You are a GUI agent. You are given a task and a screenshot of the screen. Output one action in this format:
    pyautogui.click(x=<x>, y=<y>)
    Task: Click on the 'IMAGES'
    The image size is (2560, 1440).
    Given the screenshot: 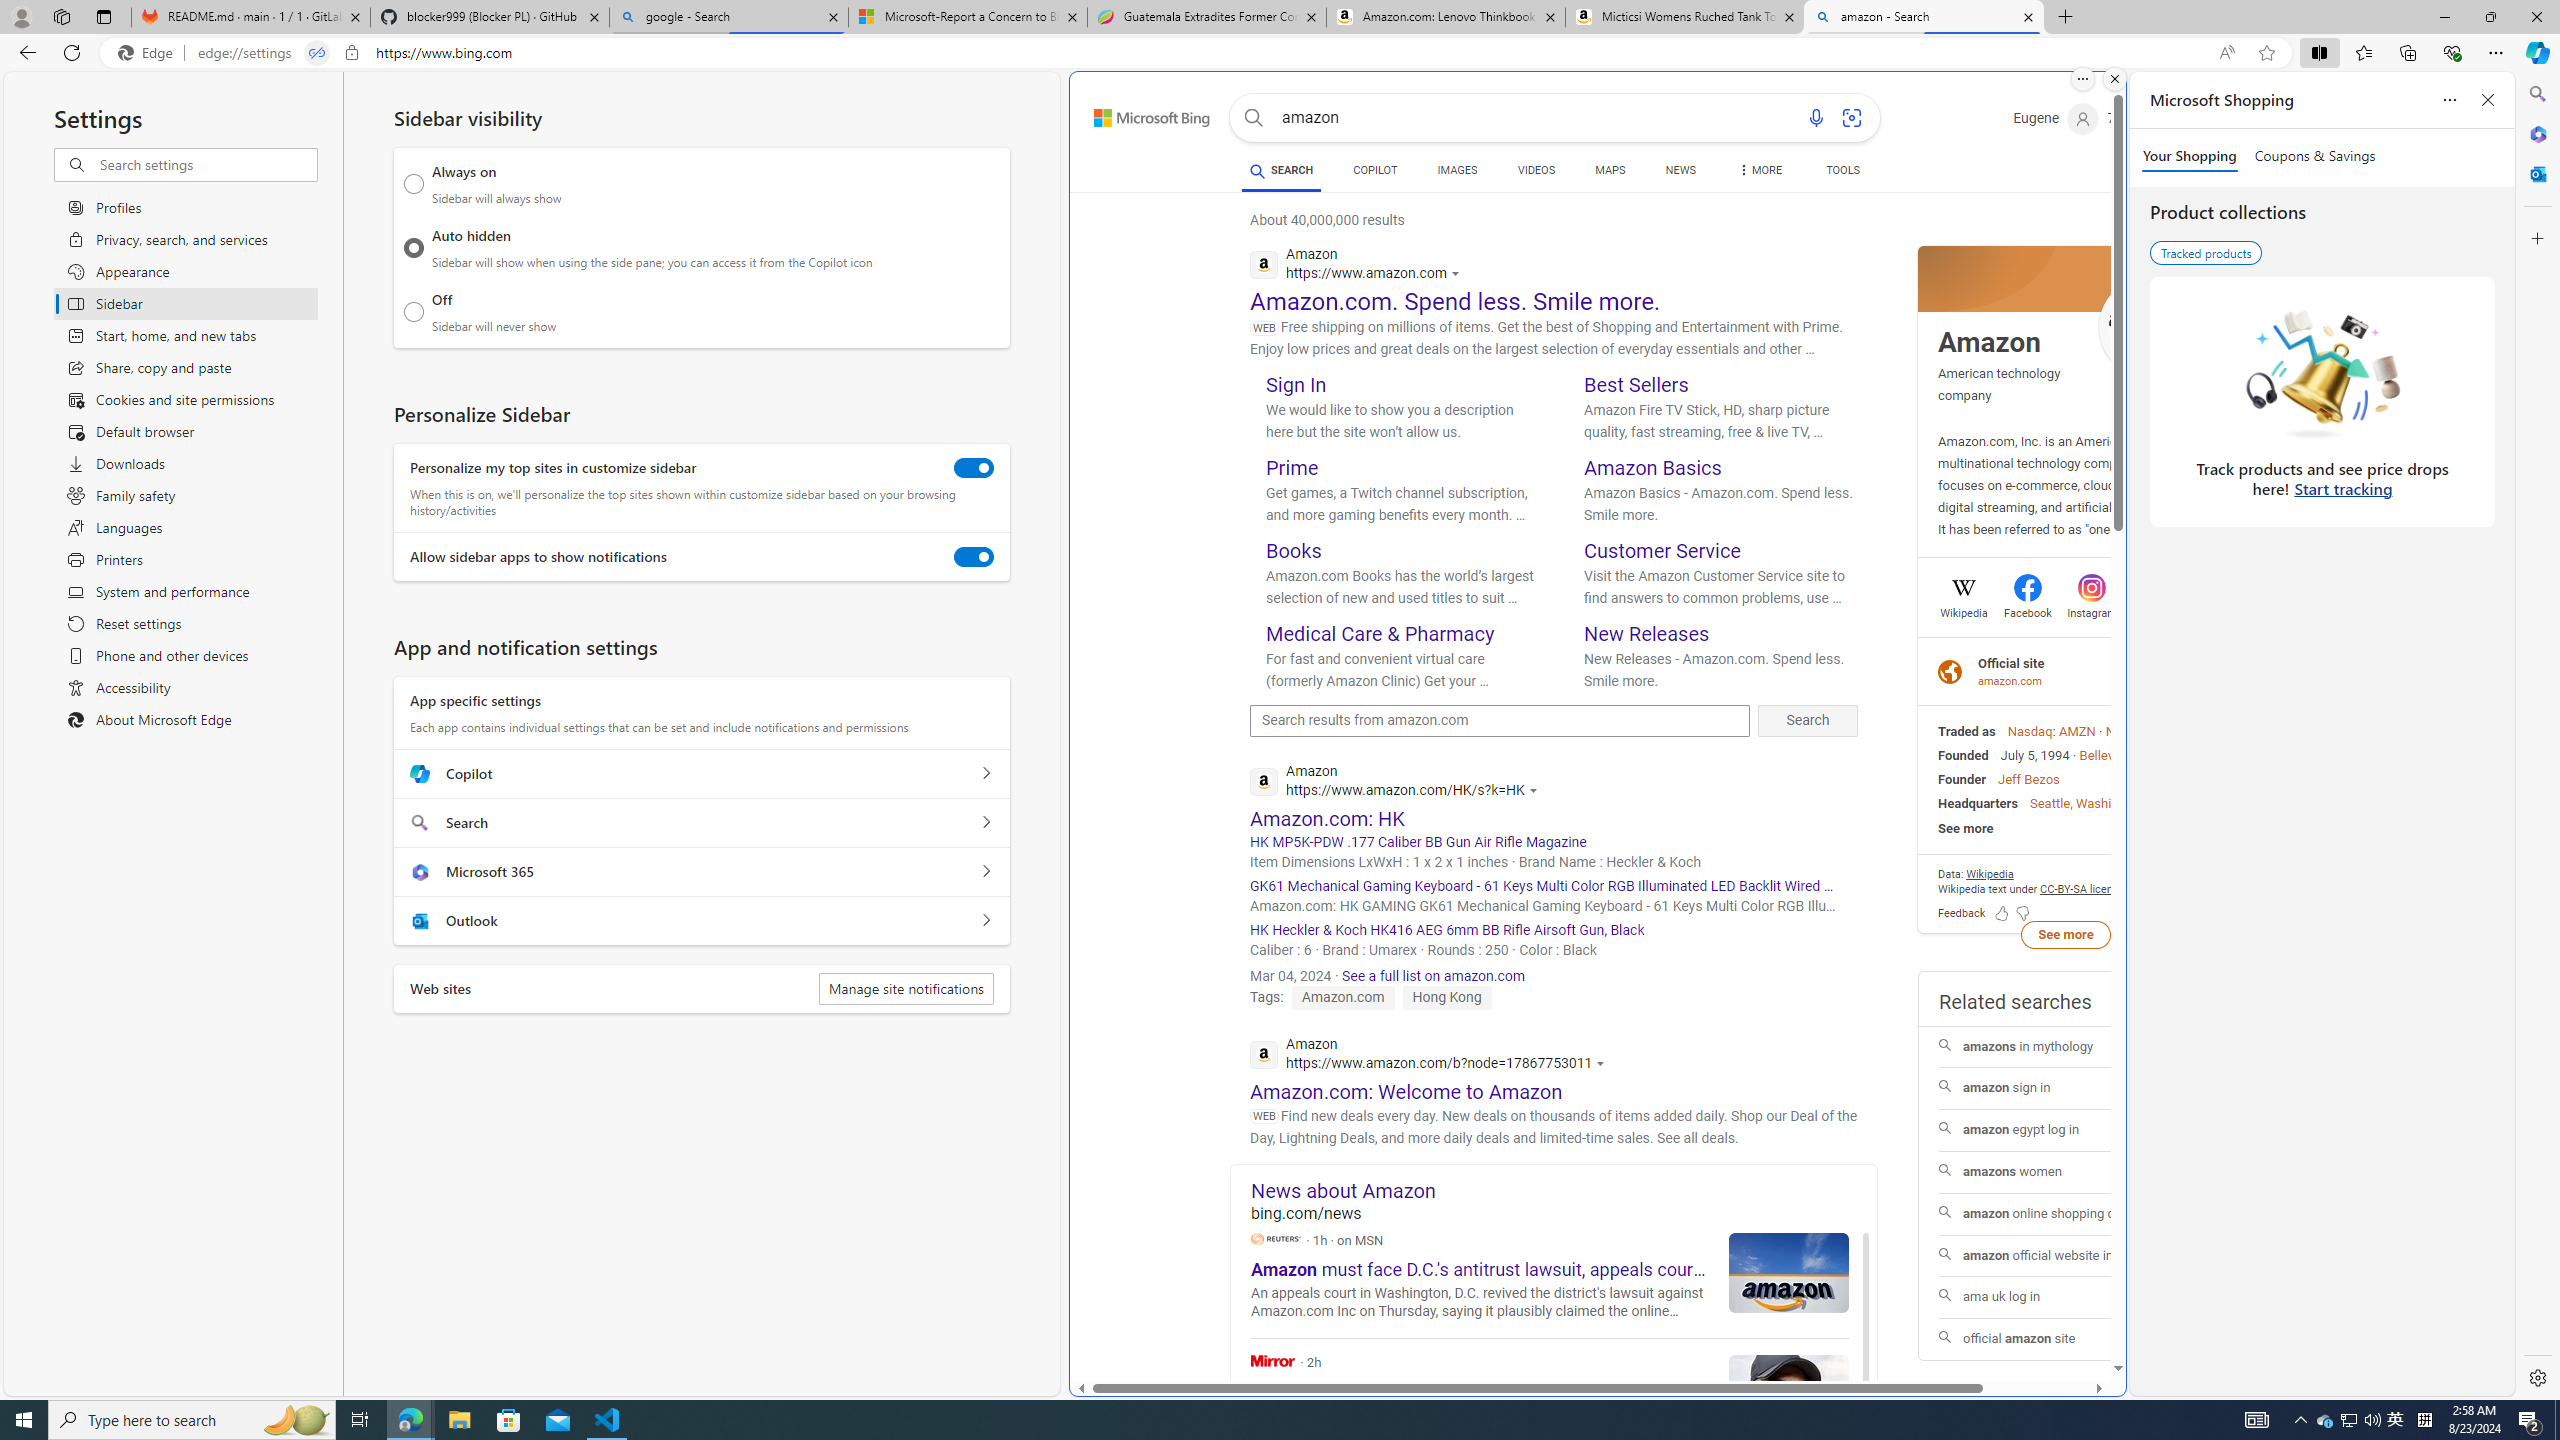 What is the action you would take?
    pyautogui.click(x=1455, y=169)
    